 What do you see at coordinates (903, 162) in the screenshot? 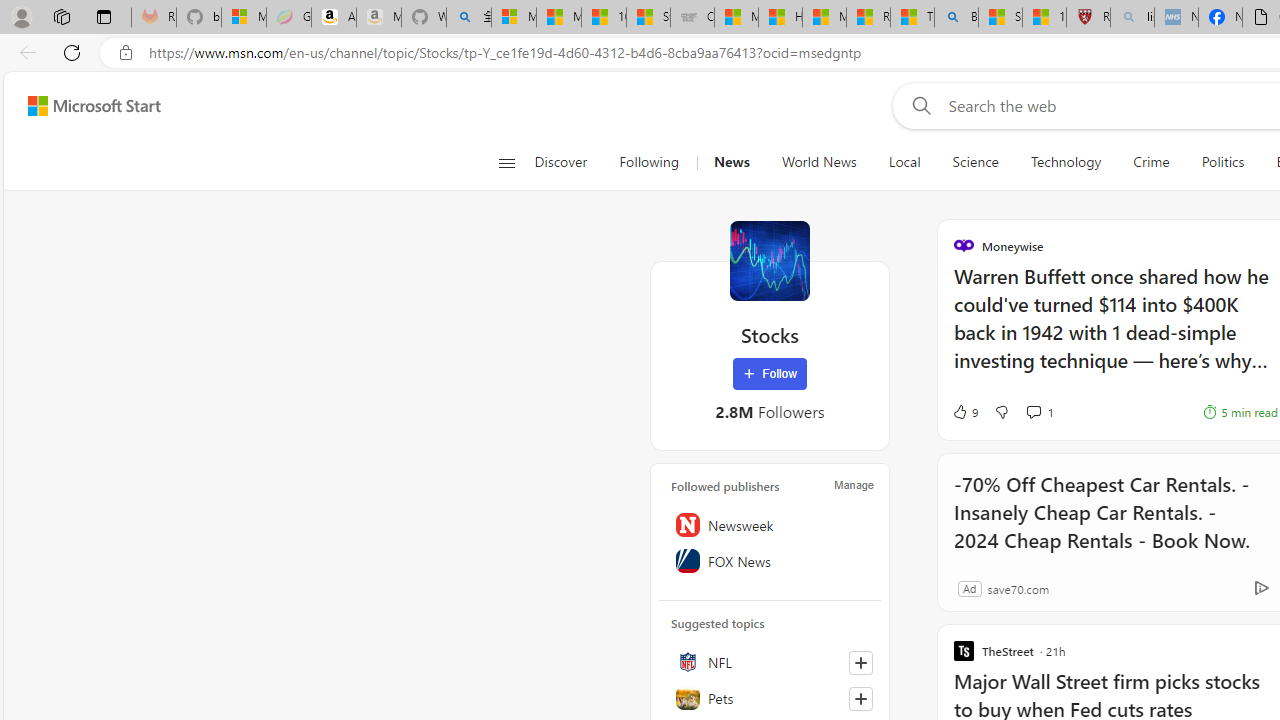
I see `'Local'` at bounding box center [903, 162].